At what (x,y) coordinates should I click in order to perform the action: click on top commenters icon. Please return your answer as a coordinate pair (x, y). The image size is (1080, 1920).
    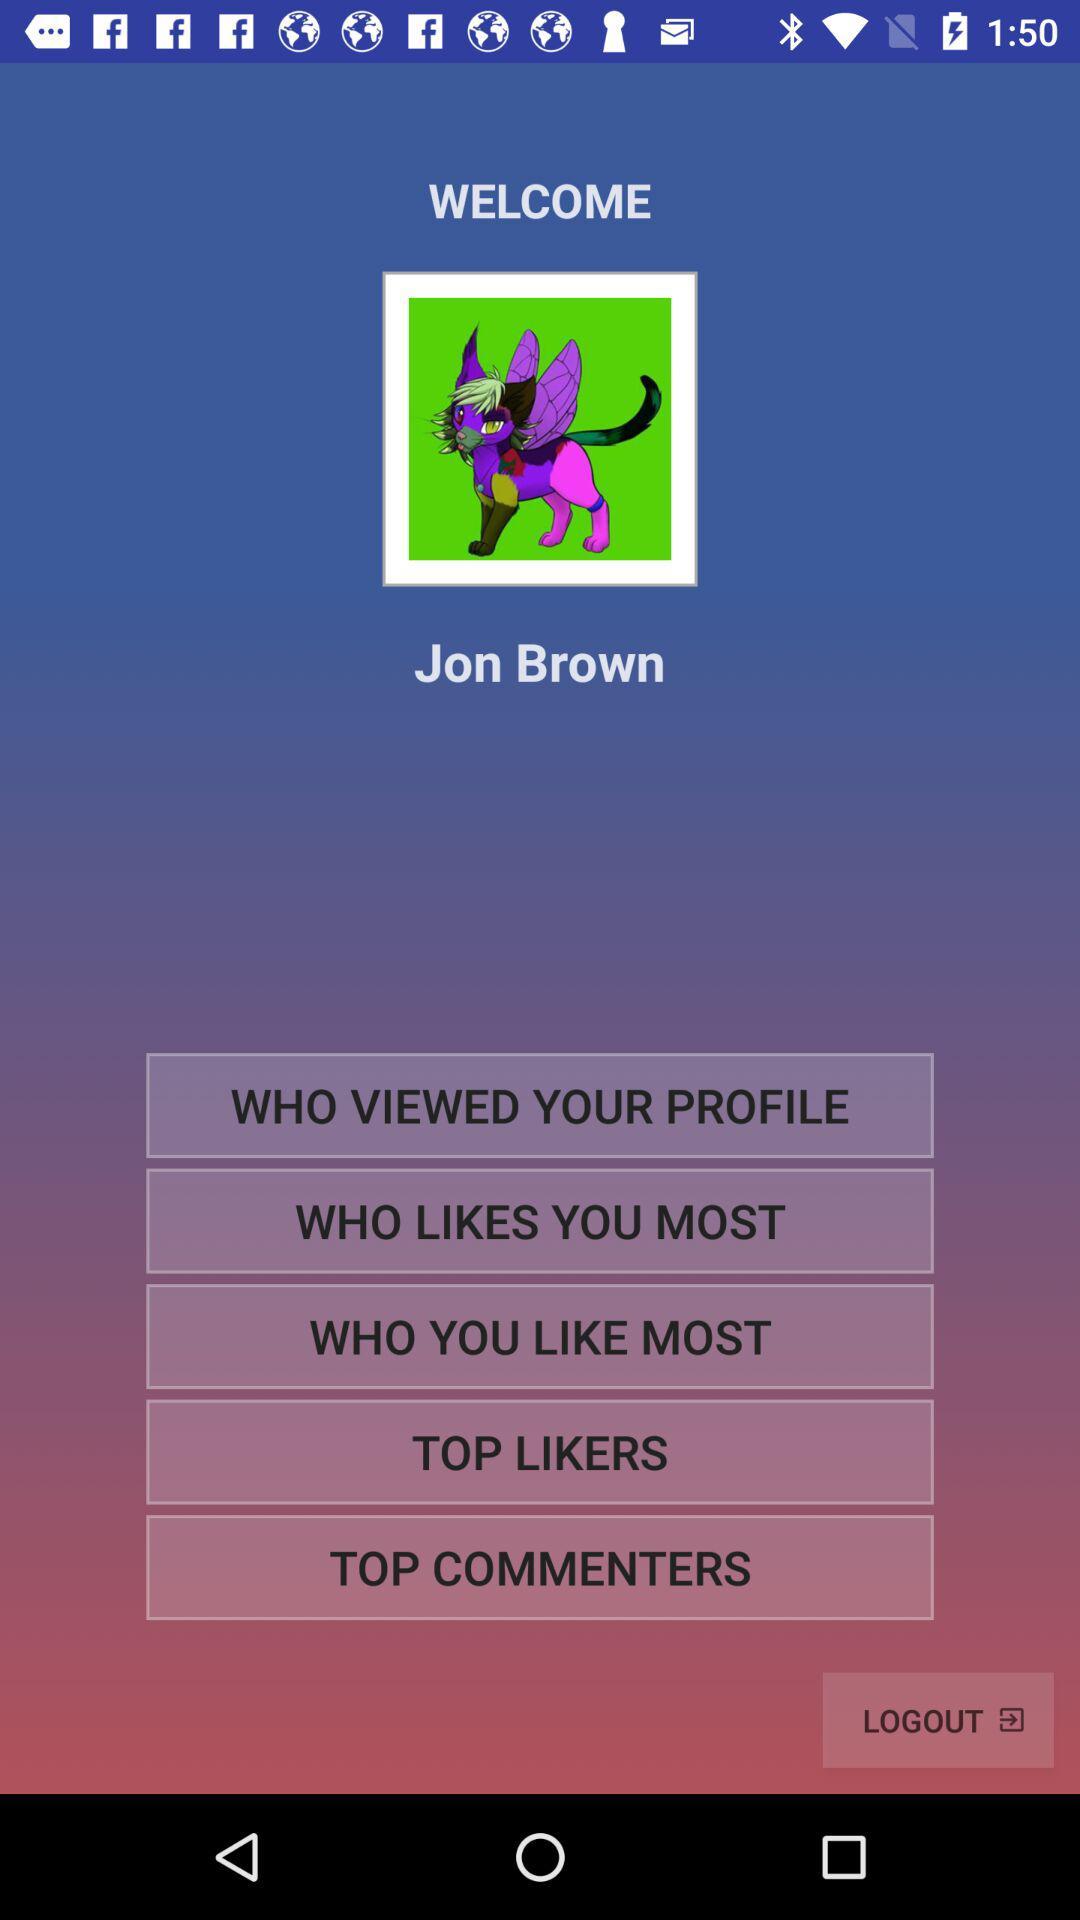
    Looking at the image, I should click on (540, 1566).